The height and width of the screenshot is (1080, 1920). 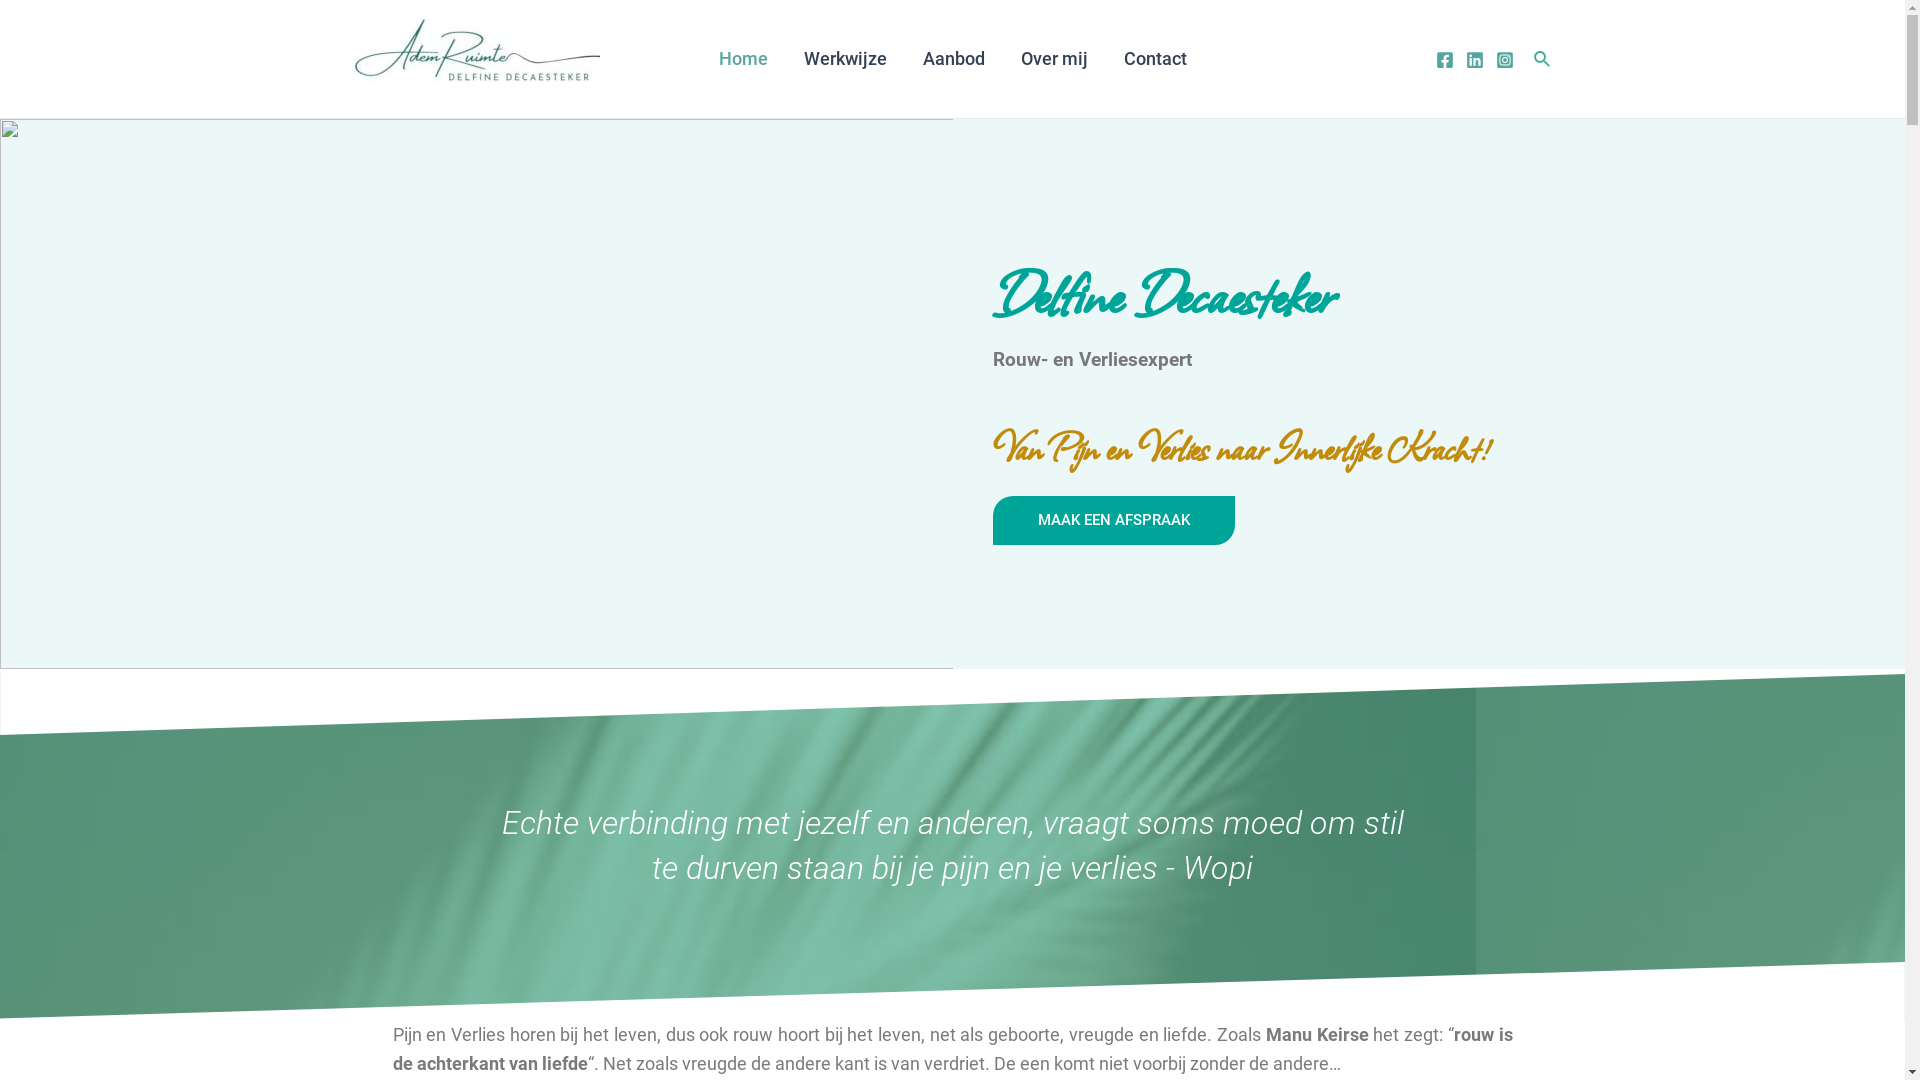 What do you see at coordinates (952, 57) in the screenshot?
I see `'Aanbod'` at bounding box center [952, 57].